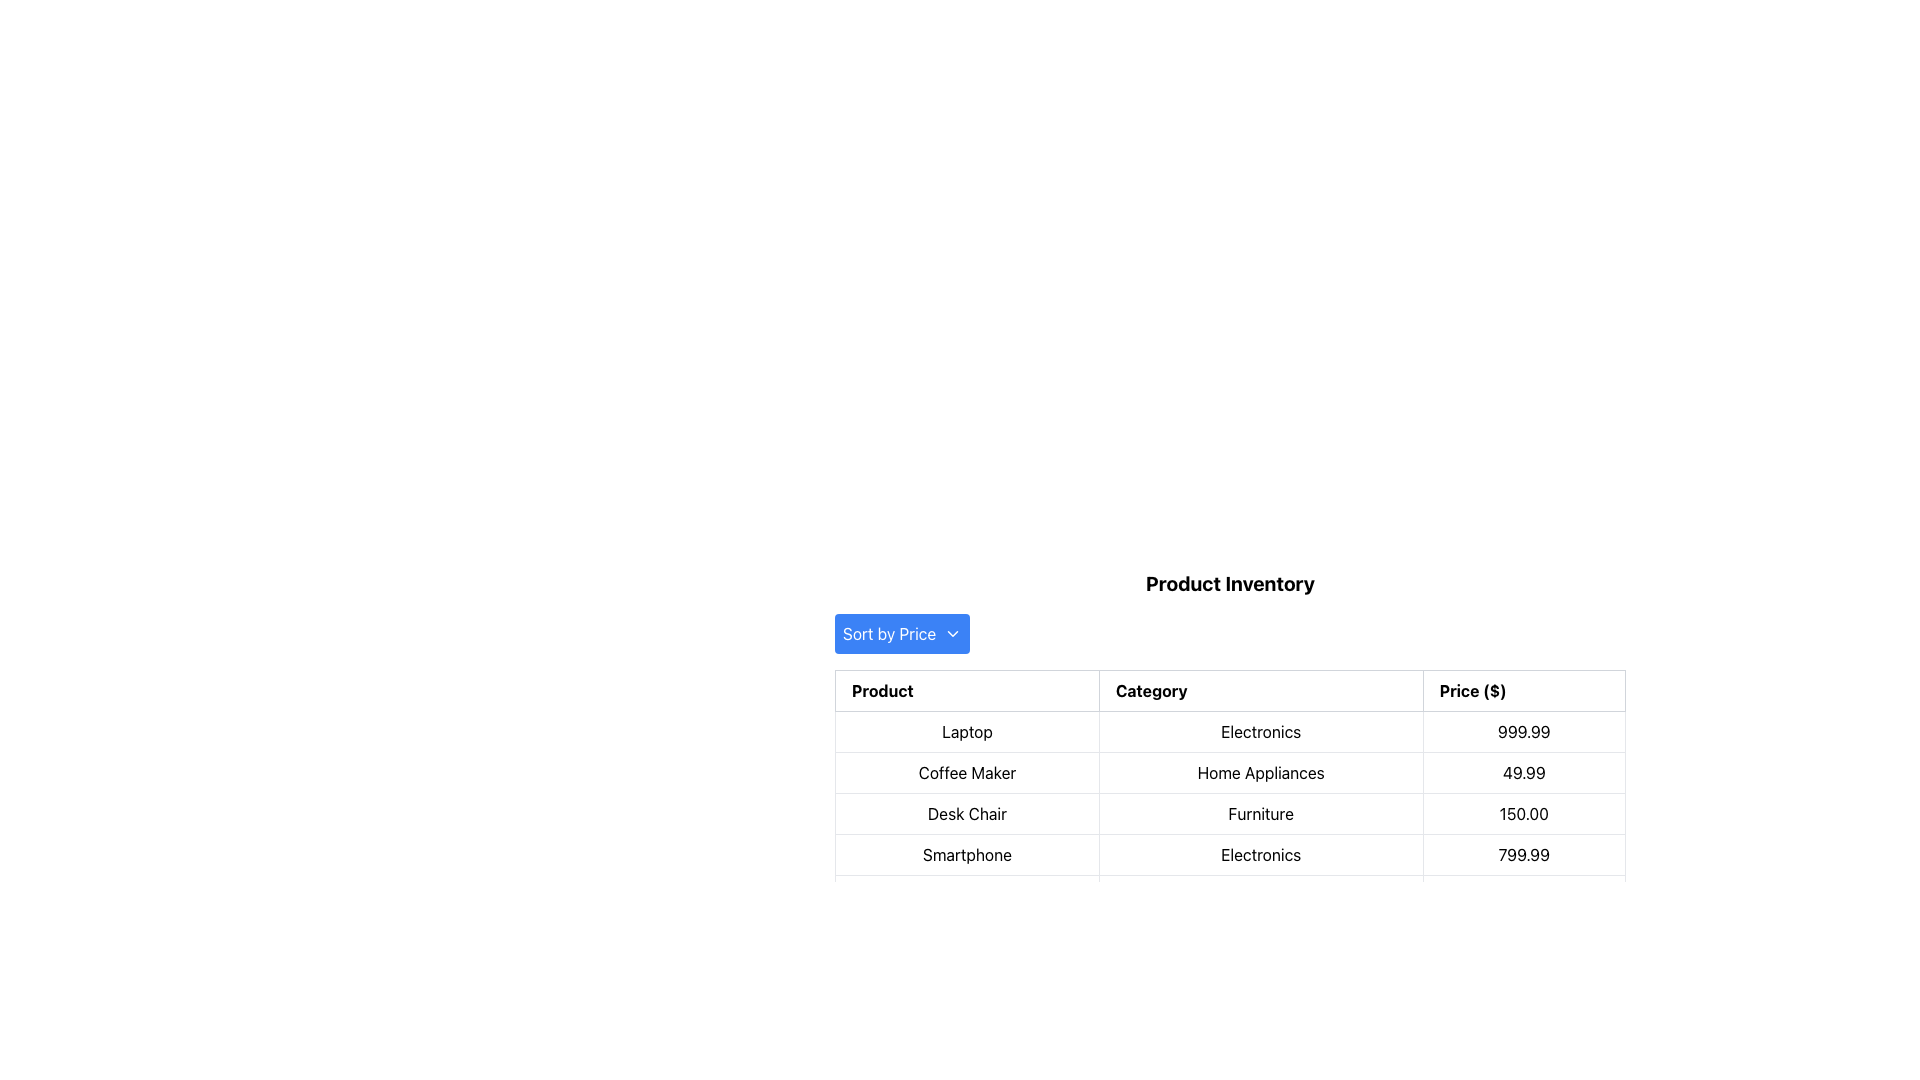 The width and height of the screenshot is (1920, 1080). Describe the element at coordinates (1229, 813) in the screenshot. I see `the table cell representing the category of the product 'Desk Chair', which is located in the second column of the third row under the 'Product Inventory' heading` at that location.